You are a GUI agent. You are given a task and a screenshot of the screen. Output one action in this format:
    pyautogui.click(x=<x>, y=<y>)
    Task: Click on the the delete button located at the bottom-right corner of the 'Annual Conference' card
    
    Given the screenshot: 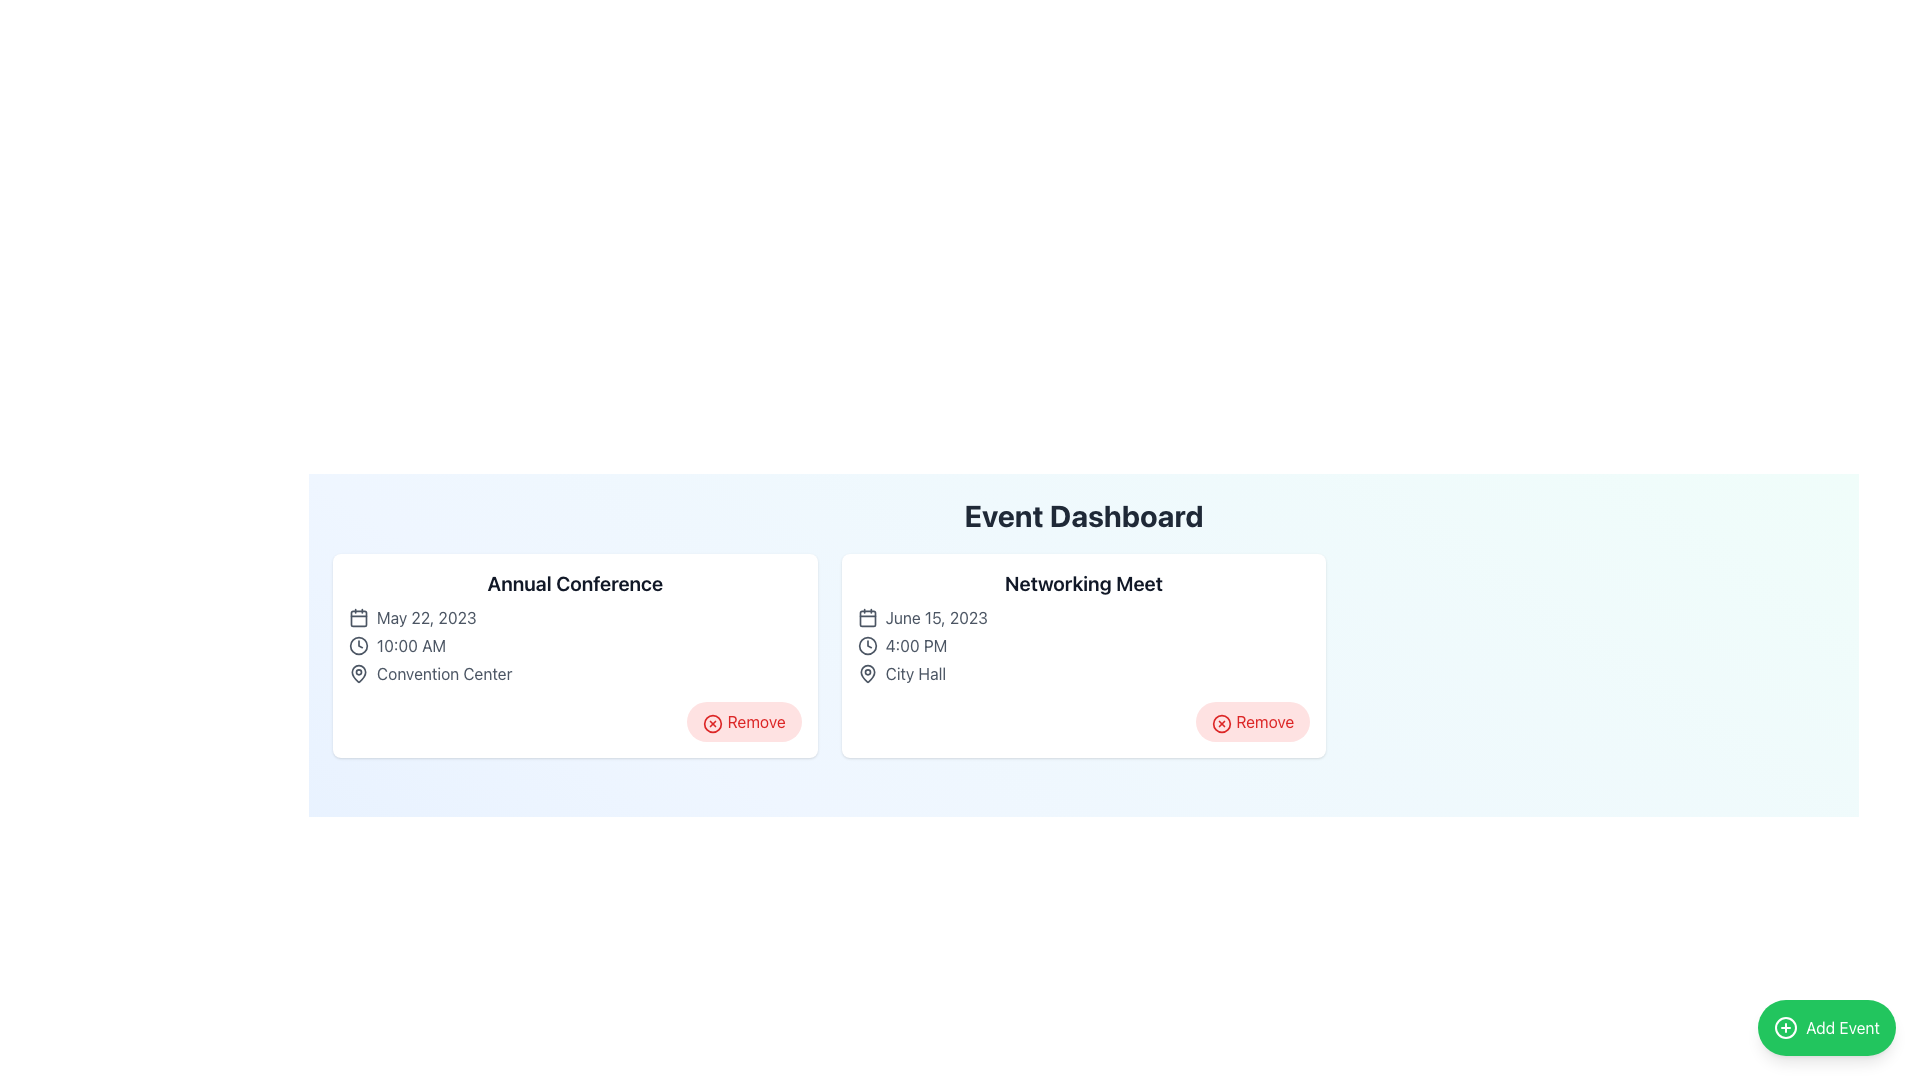 What is the action you would take?
    pyautogui.click(x=743, y=721)
    